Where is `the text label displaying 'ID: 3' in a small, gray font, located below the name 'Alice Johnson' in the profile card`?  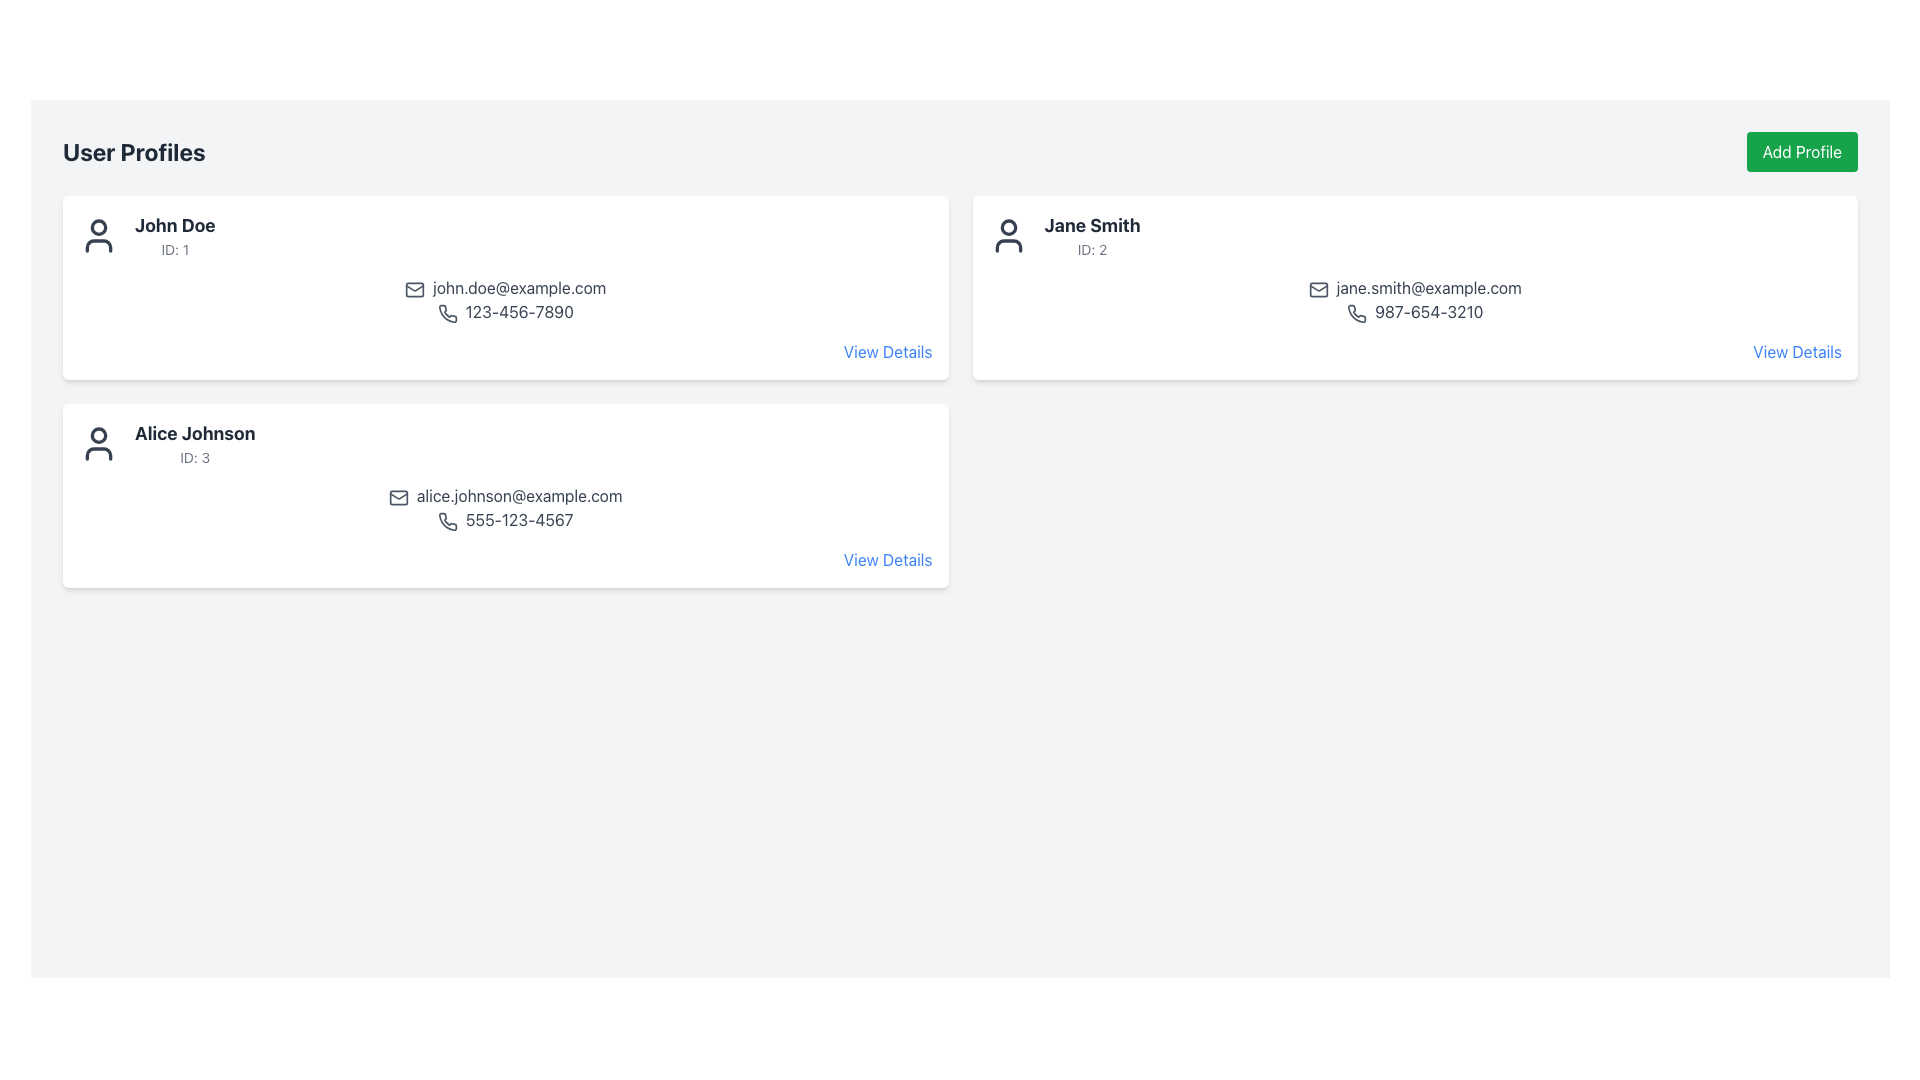 the text label displaying 'ID: 3' in a small, gray font, located below the name 'Alice Johnson' in the profile card is located at coordinates (195, 458).